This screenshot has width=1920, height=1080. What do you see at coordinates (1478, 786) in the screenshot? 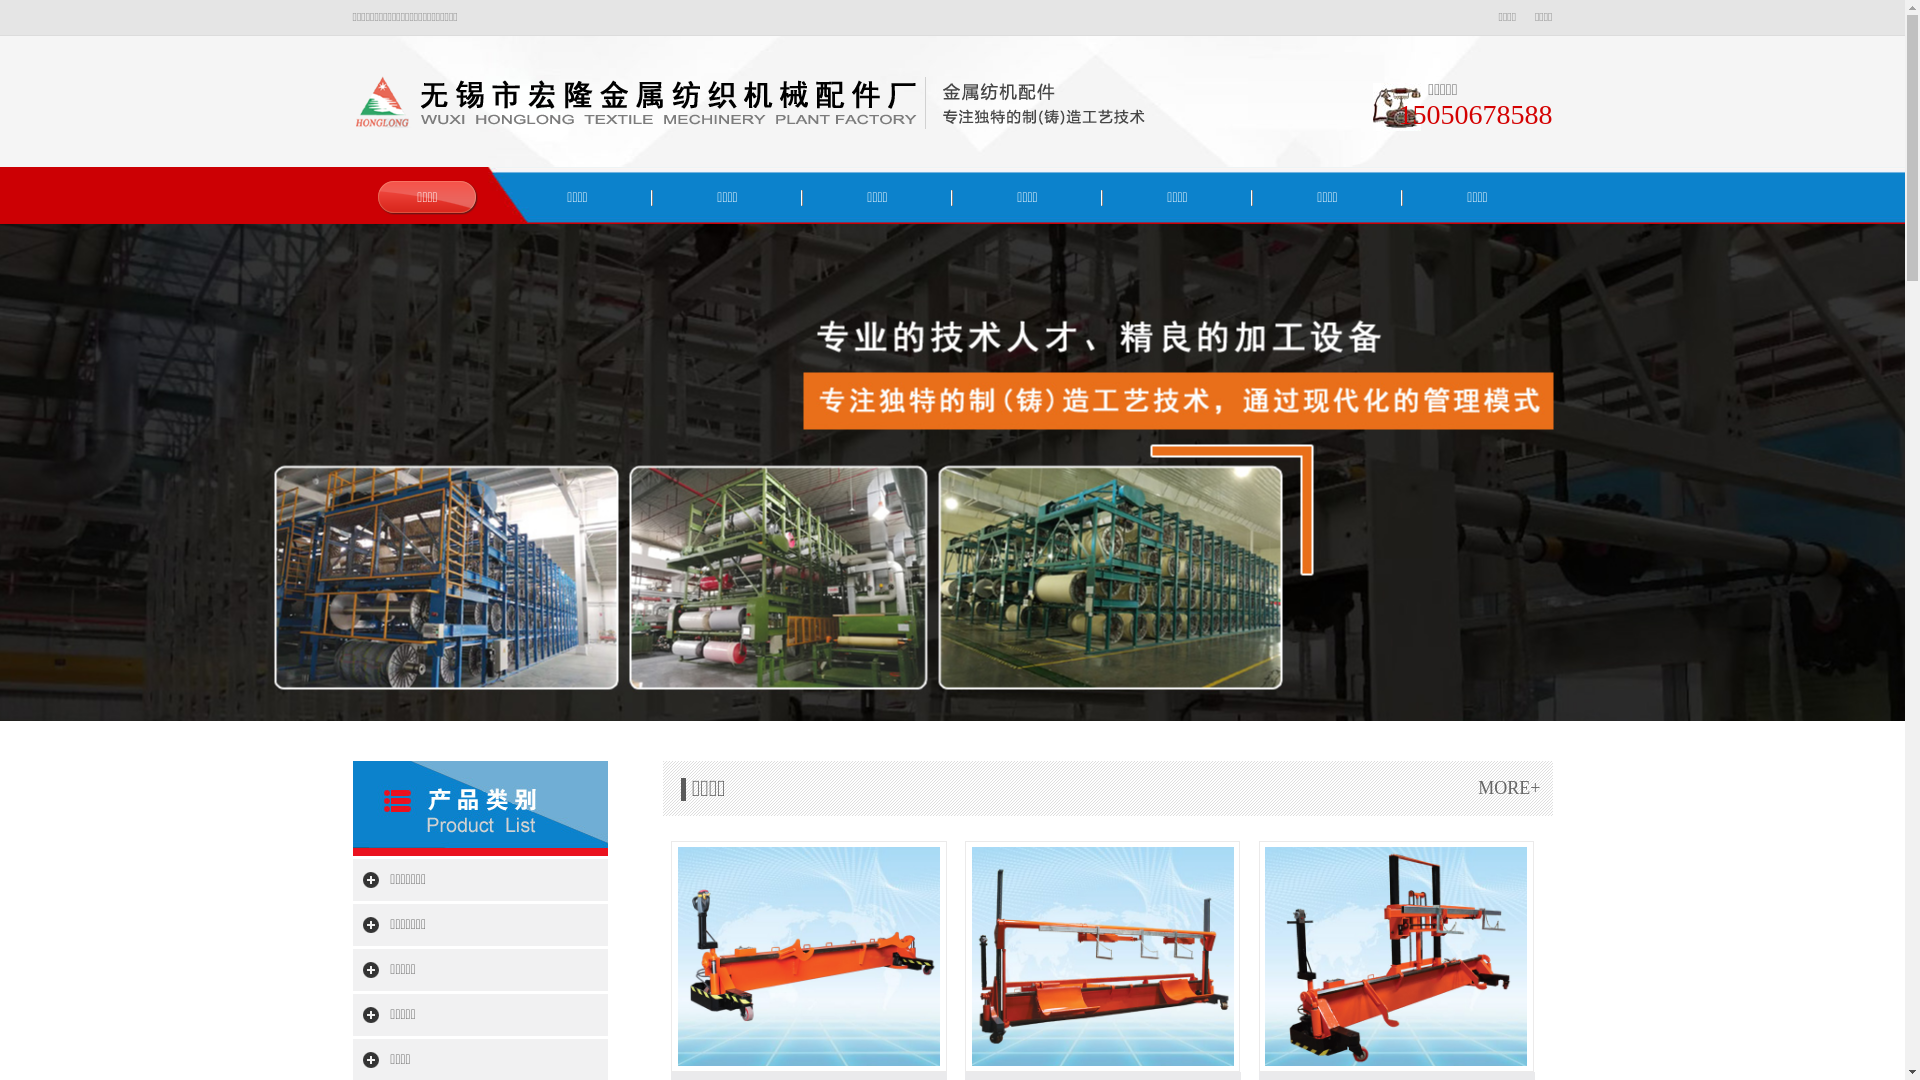
I see `'MORE+'` at bounding box center [1478, 786].